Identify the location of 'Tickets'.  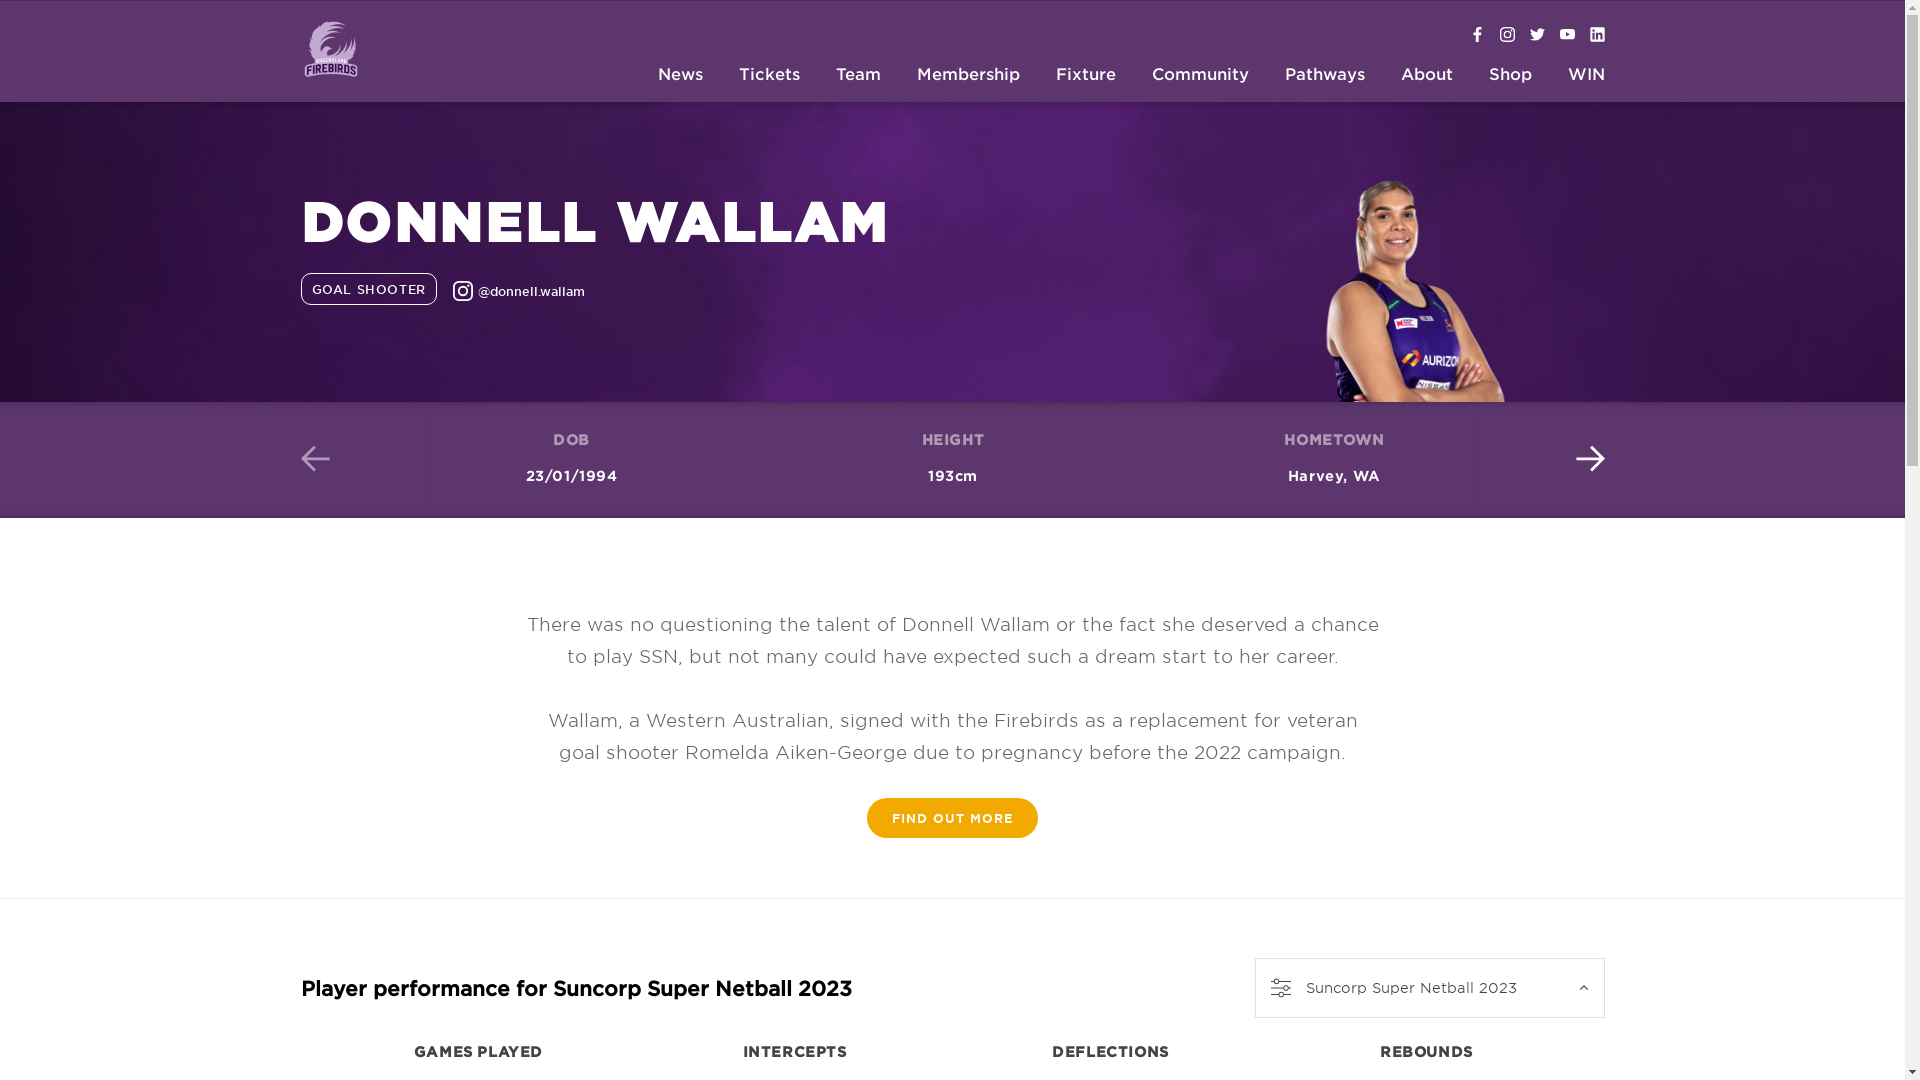
(768, 75).